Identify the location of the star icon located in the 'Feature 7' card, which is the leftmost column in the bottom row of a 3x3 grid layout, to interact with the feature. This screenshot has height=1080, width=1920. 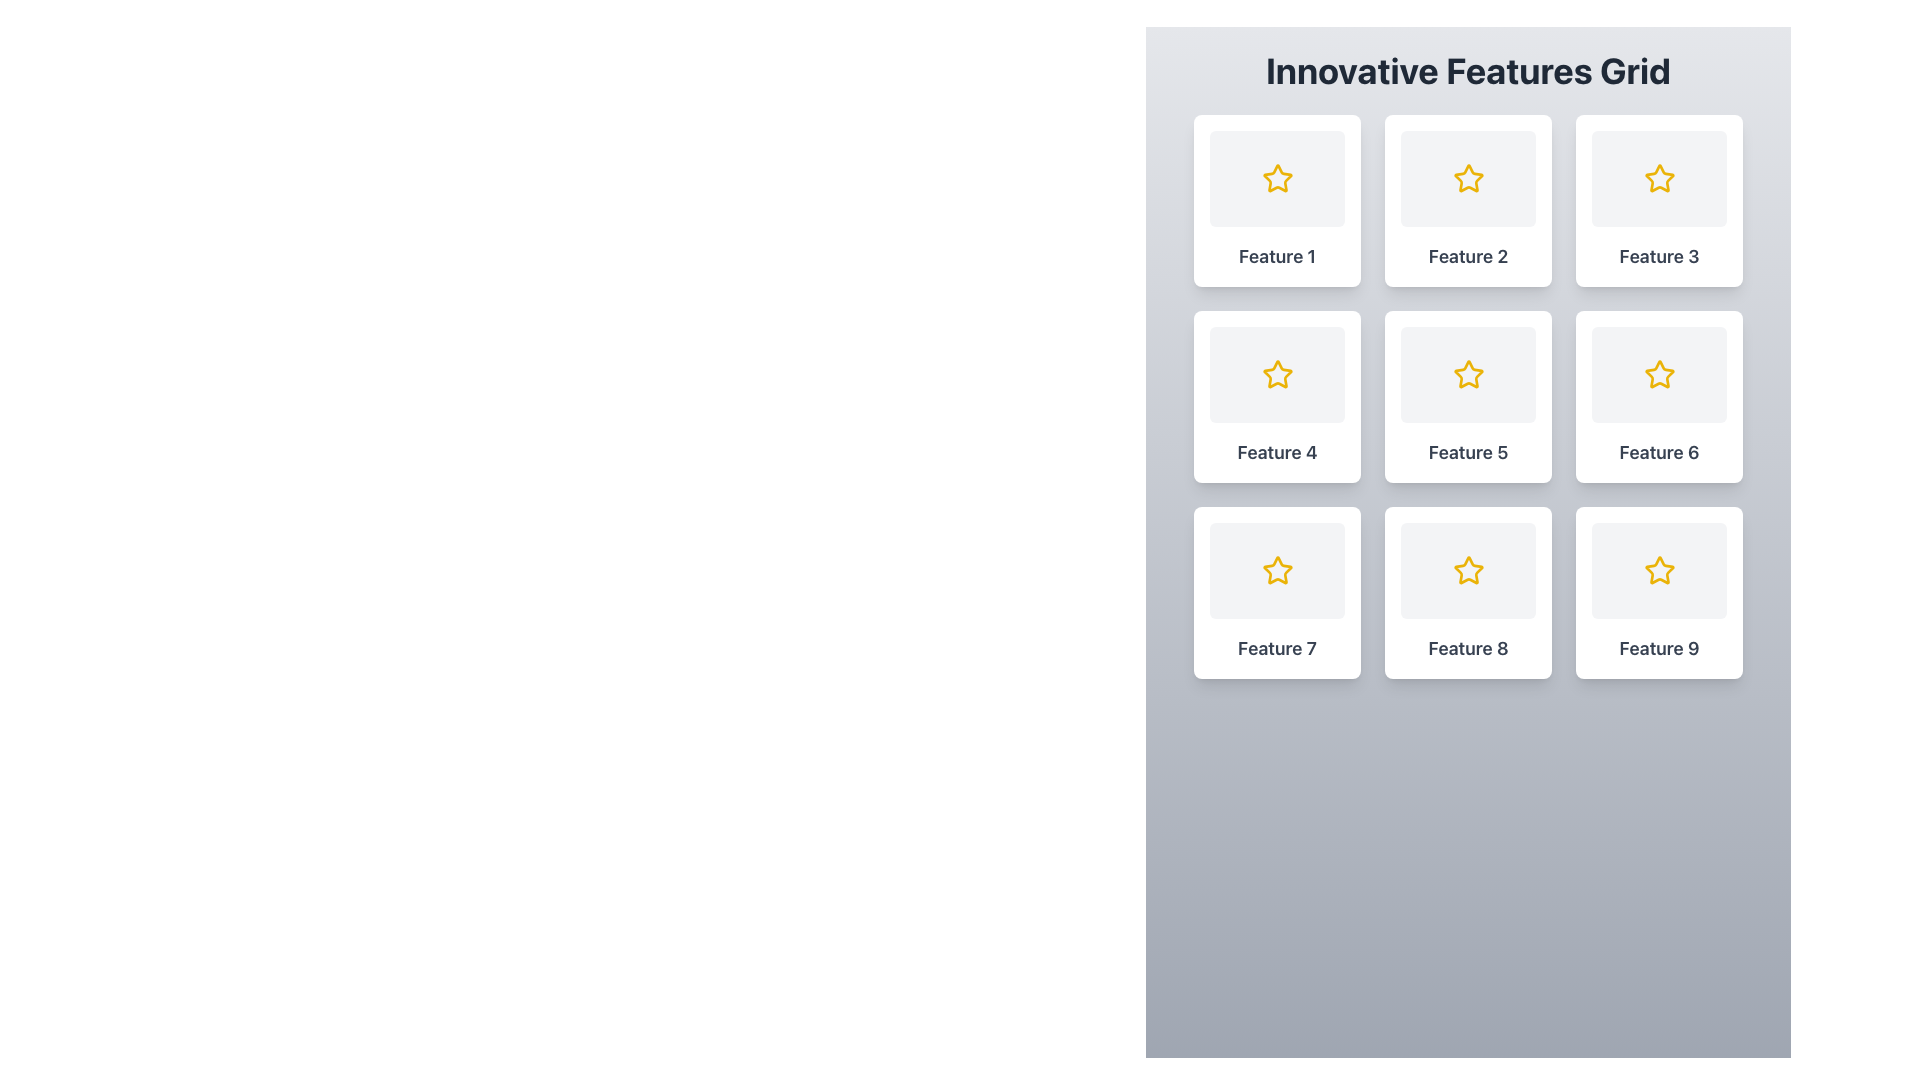
(1276, 570).